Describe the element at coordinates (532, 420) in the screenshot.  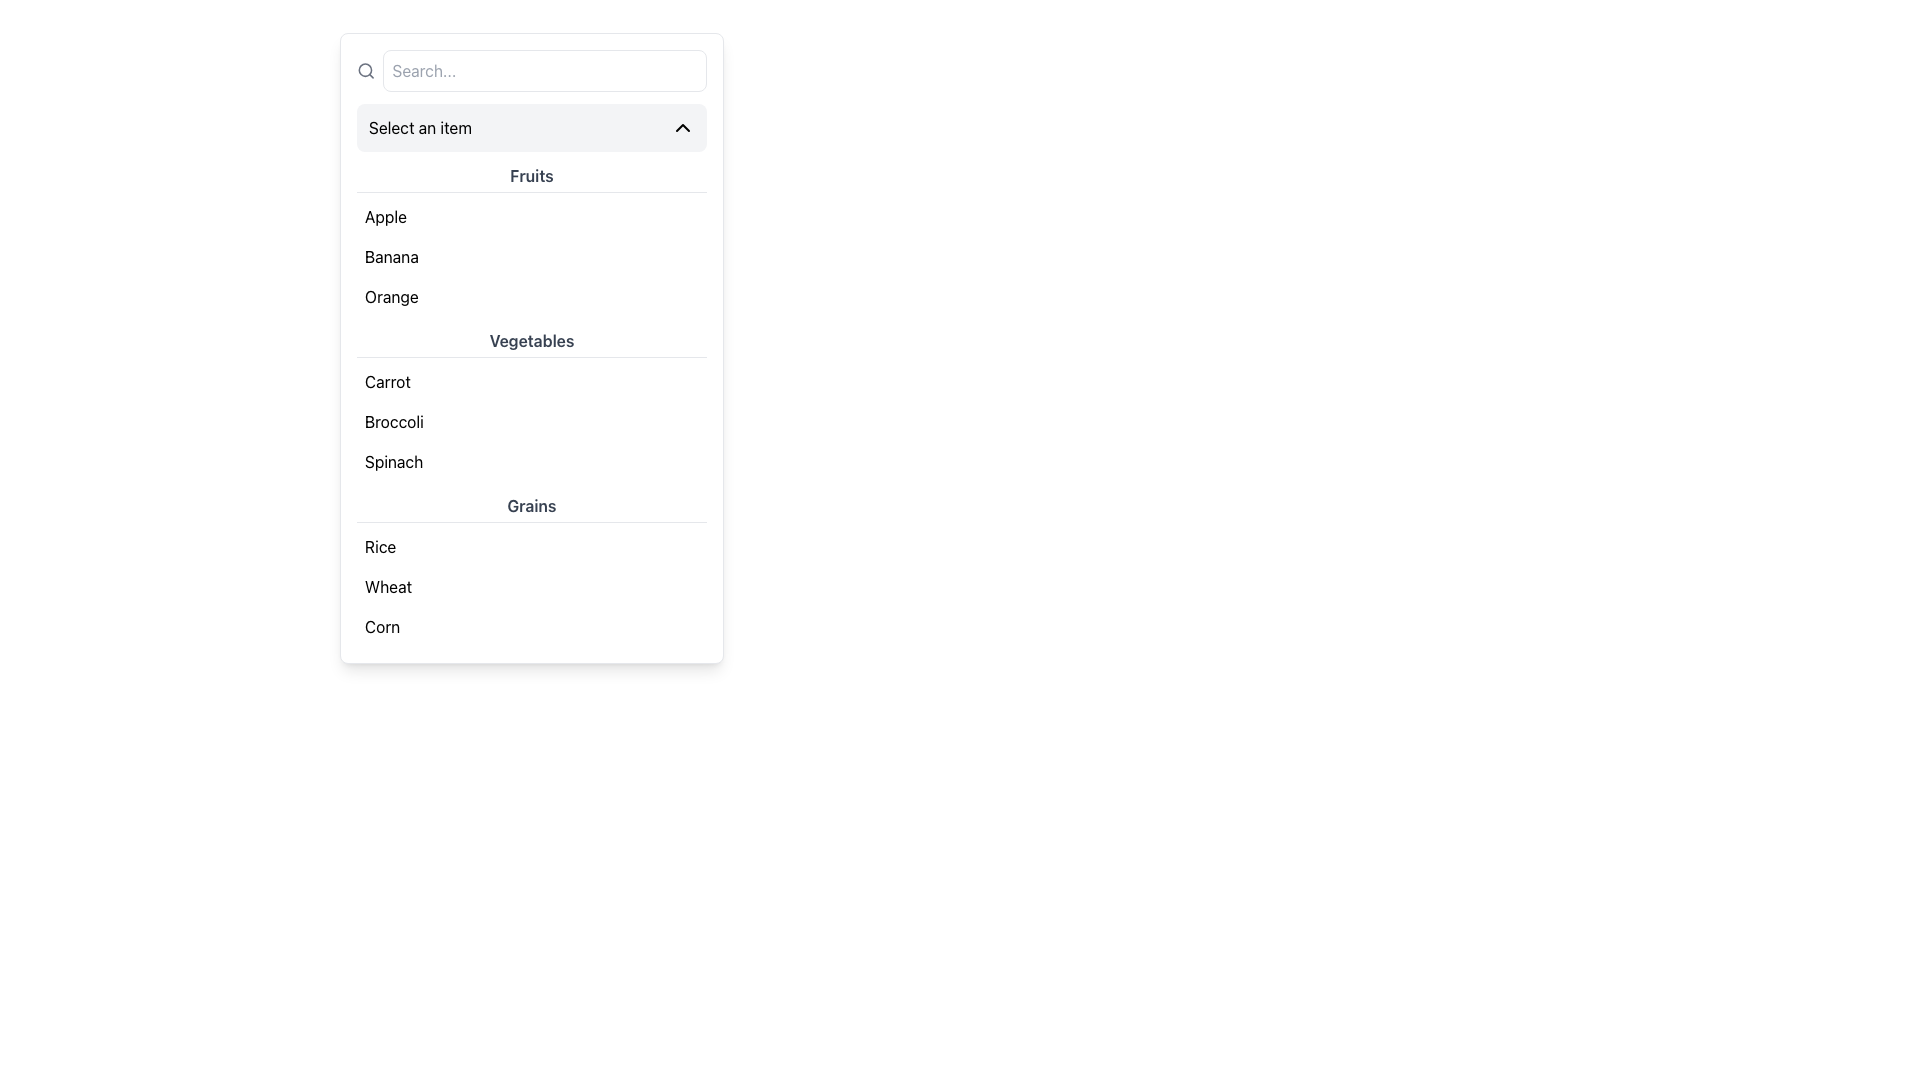
I see `the 'Broccoli' list item in the 'Vegetables' section` at that location.